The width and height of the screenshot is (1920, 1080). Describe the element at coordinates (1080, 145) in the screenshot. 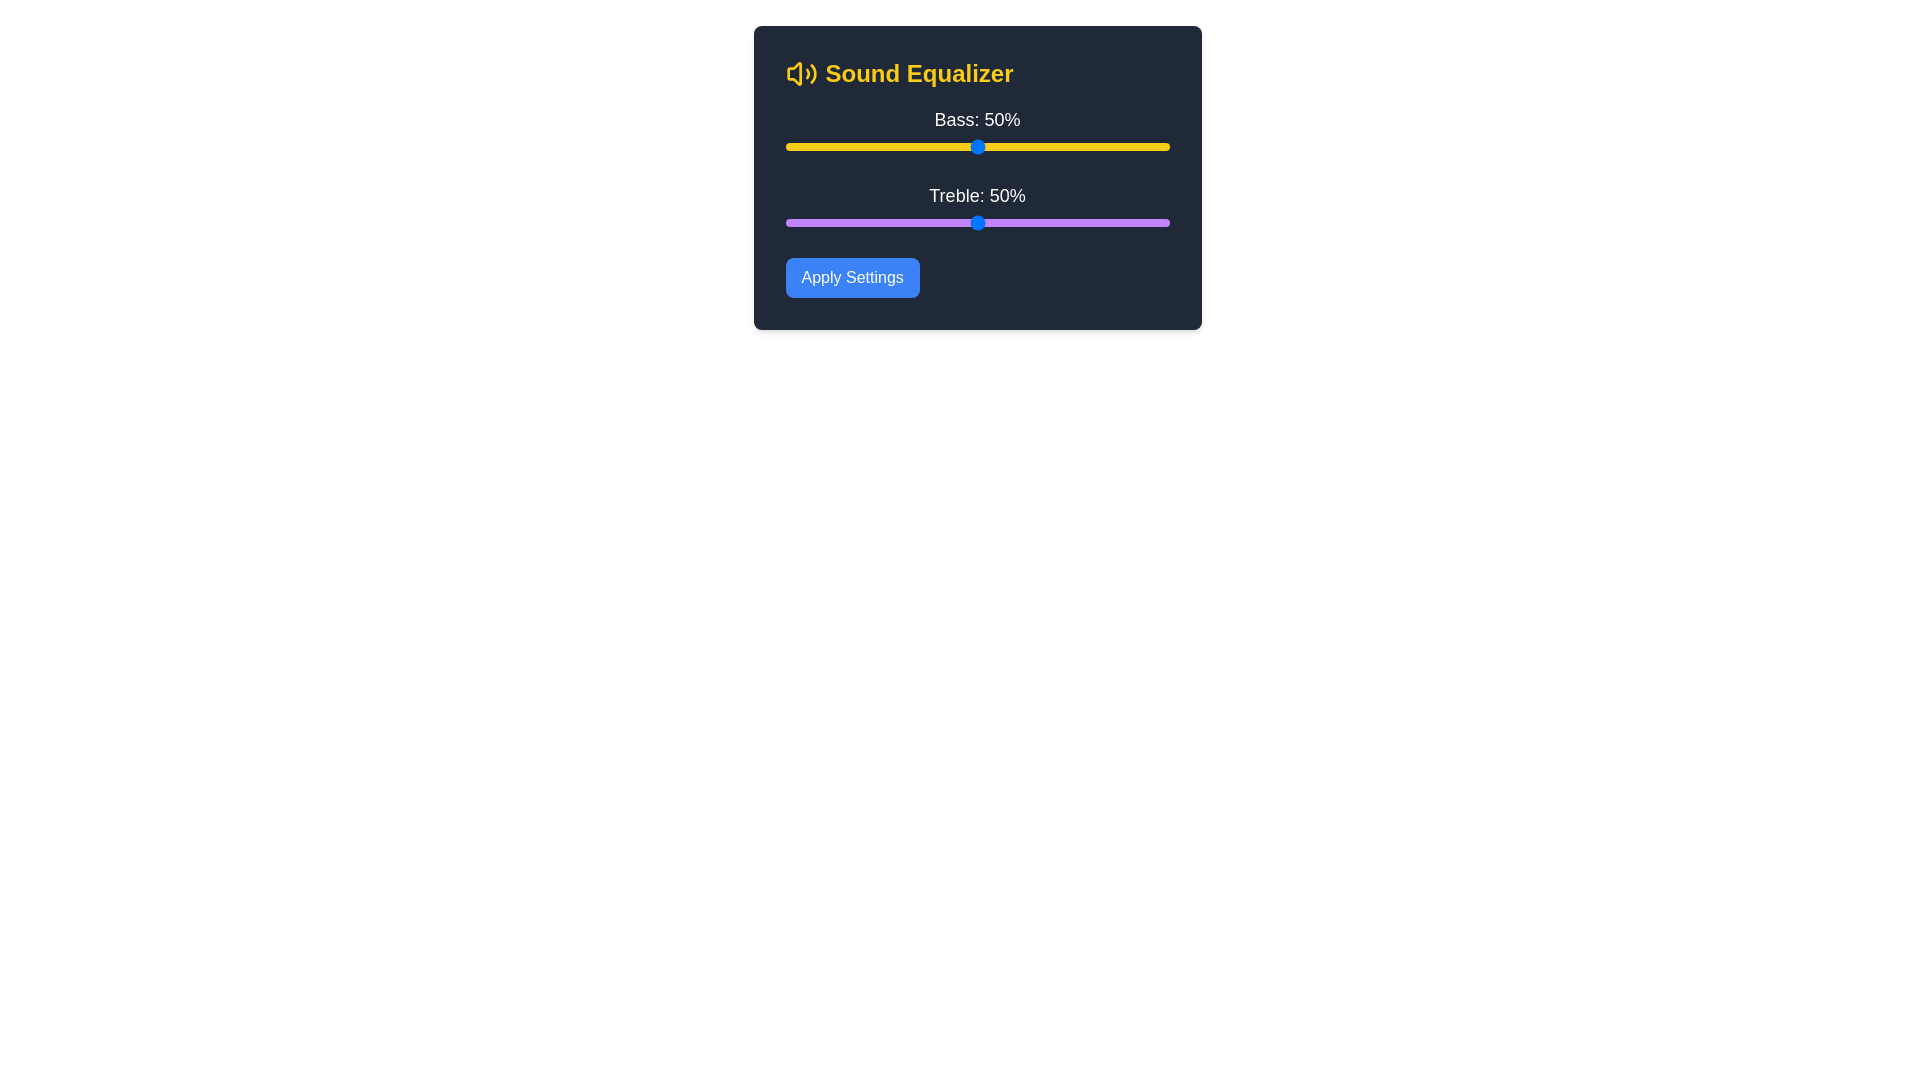

I see `the bass level to 77% using the slider` at that location.